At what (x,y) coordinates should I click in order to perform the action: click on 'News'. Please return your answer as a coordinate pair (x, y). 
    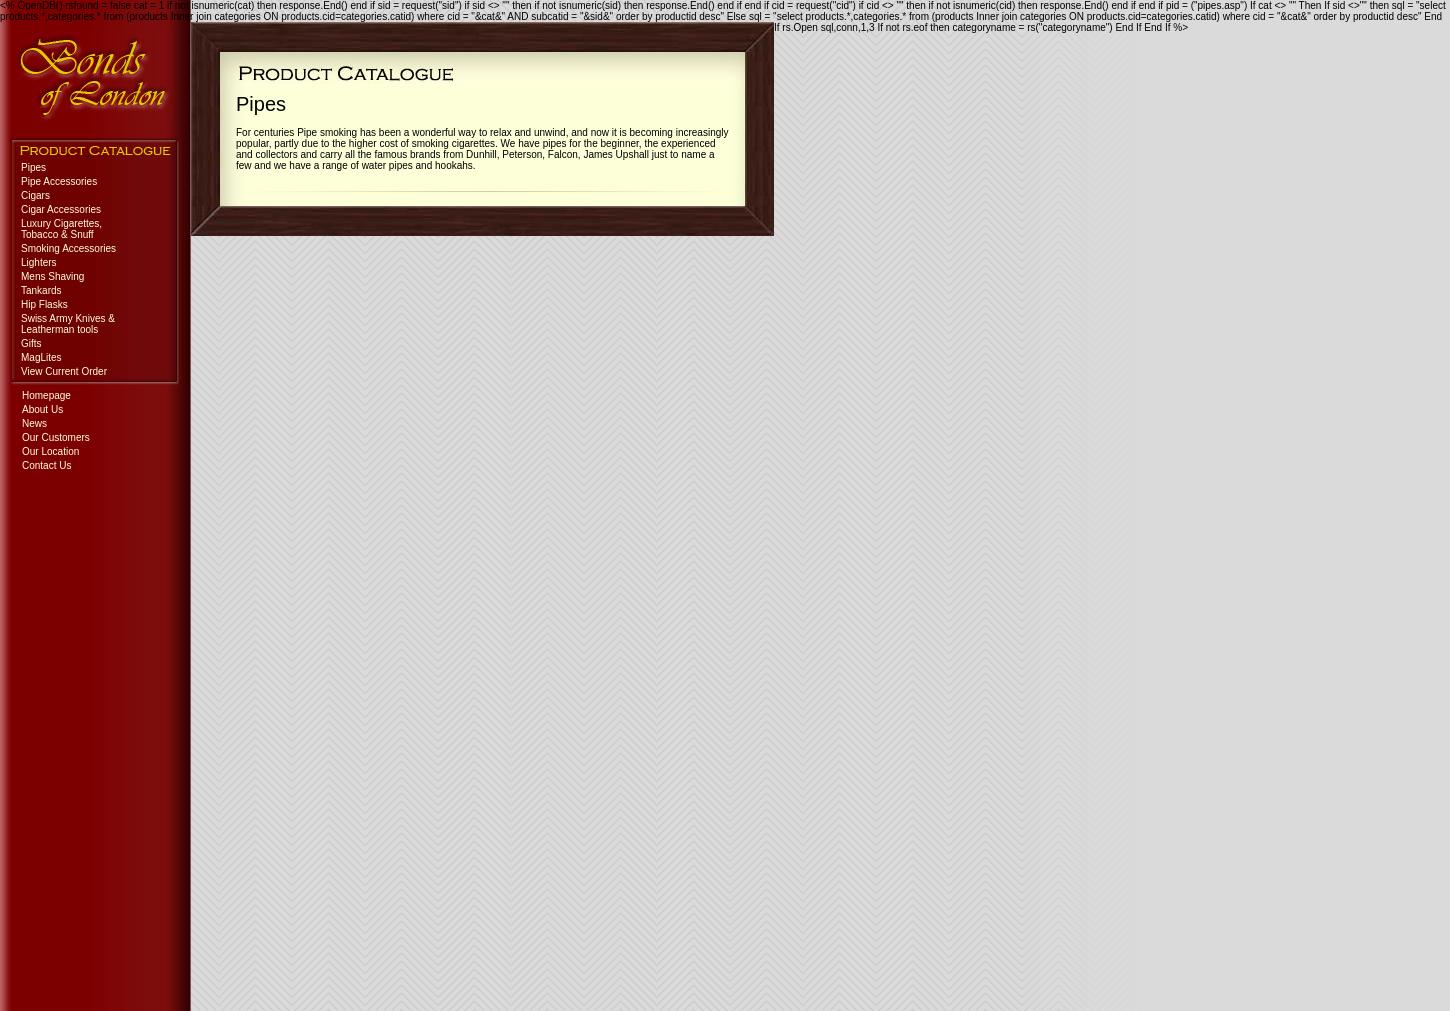
    Looking at the image, I should click on (22, 422).